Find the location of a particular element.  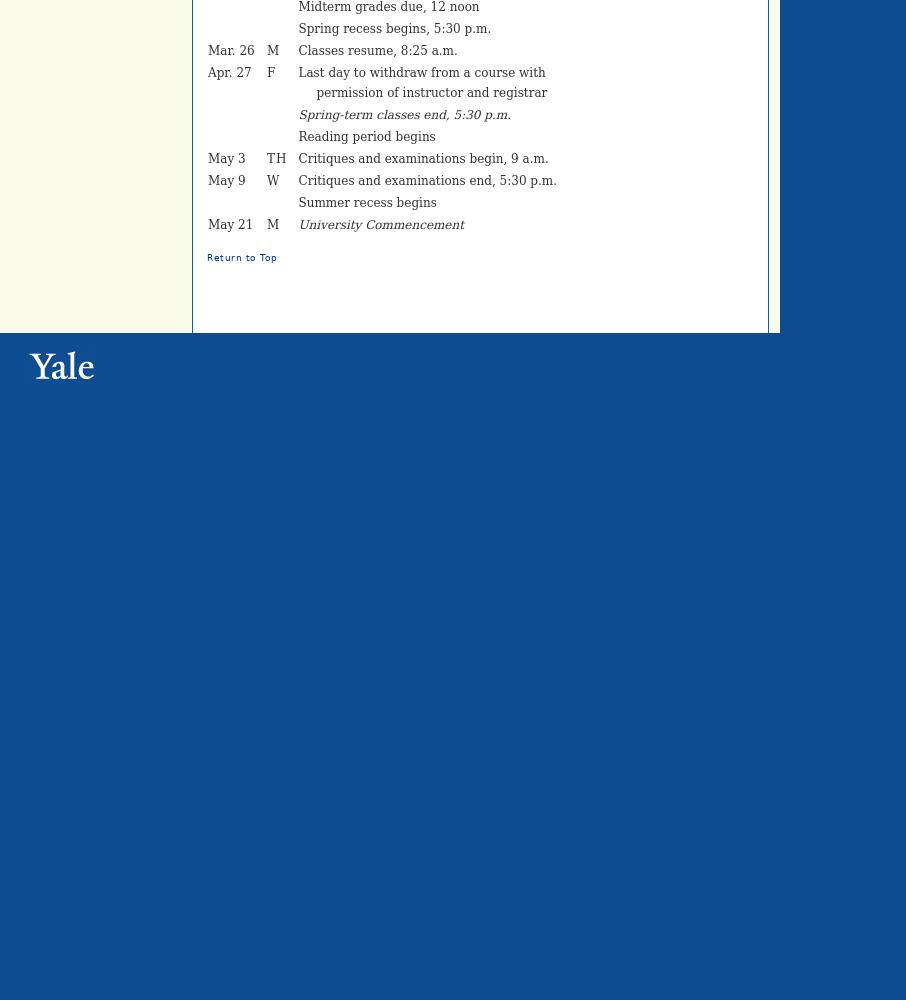

'Apr. 27' is located at coordinates (229, 72).